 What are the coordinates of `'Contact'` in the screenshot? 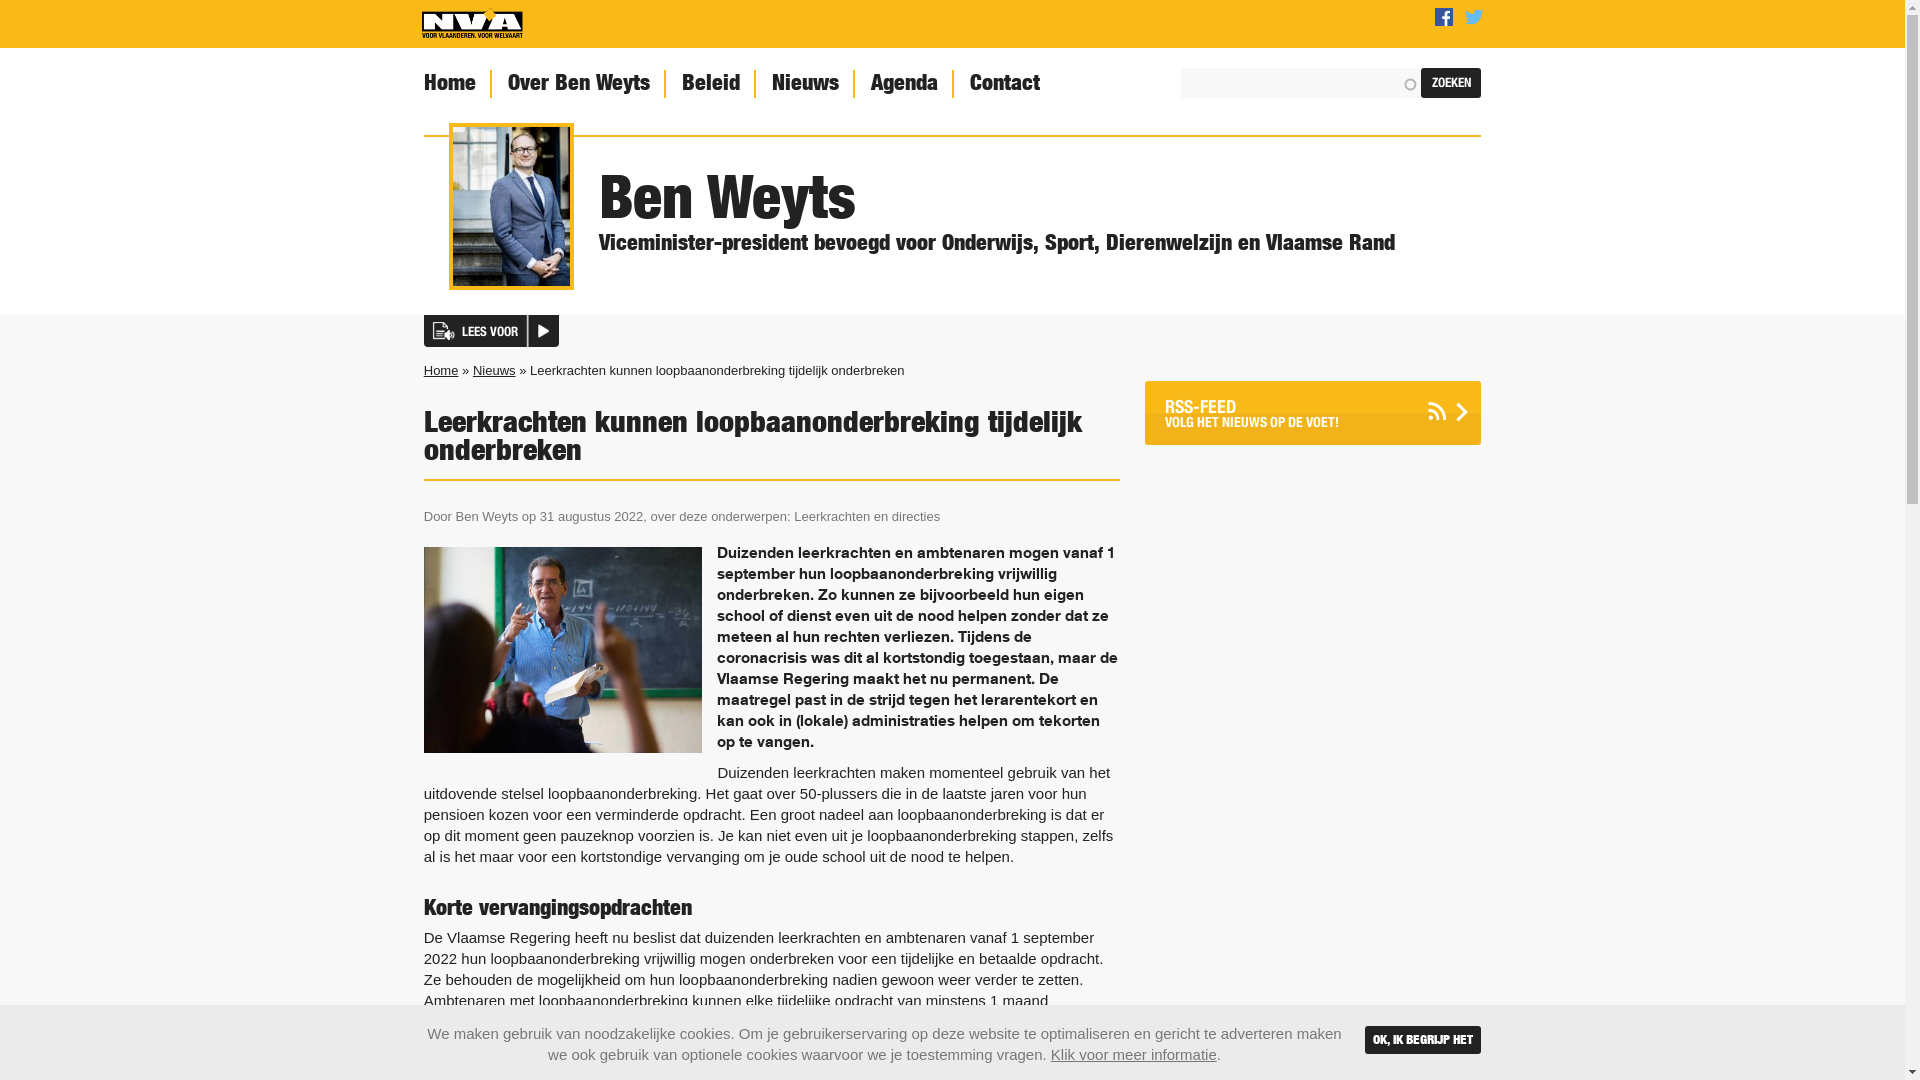 It's located at (950, 83).